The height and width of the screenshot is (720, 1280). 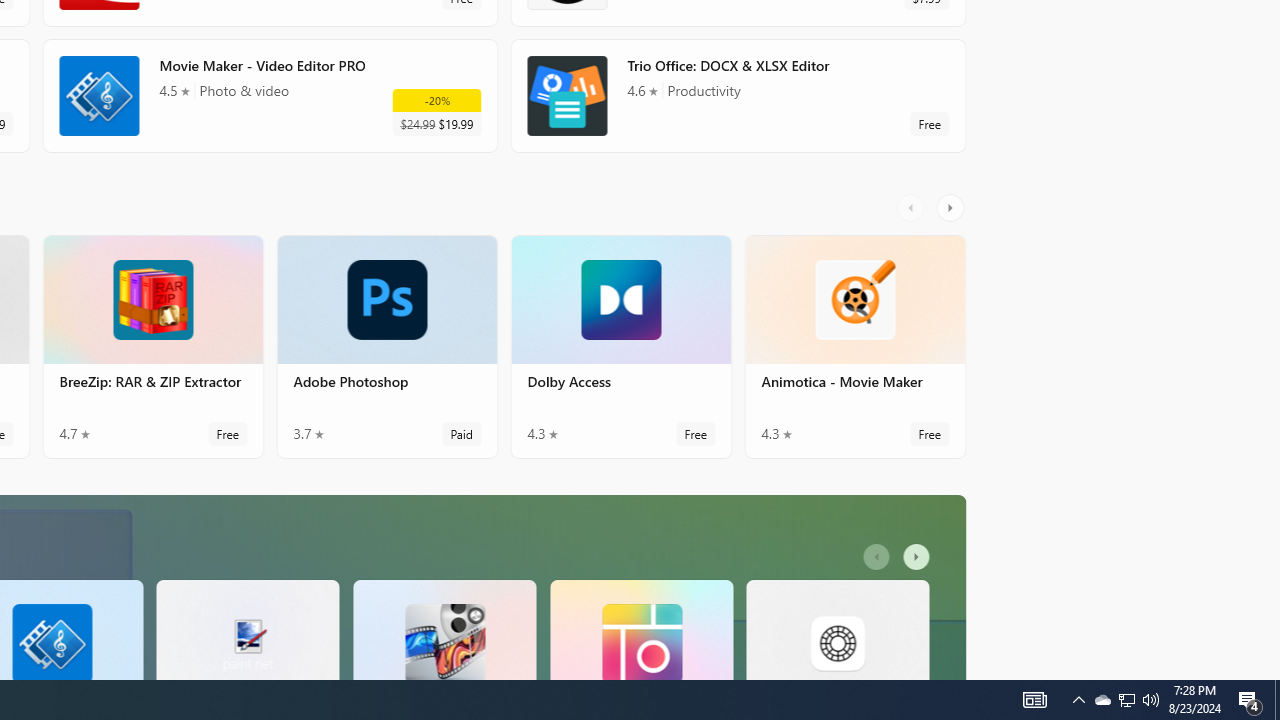 What do you see at coordinates (878, 557) in the screenshot?
I see `'AutomationID: LeftScrollButton'` at bounding box center [878, 557].